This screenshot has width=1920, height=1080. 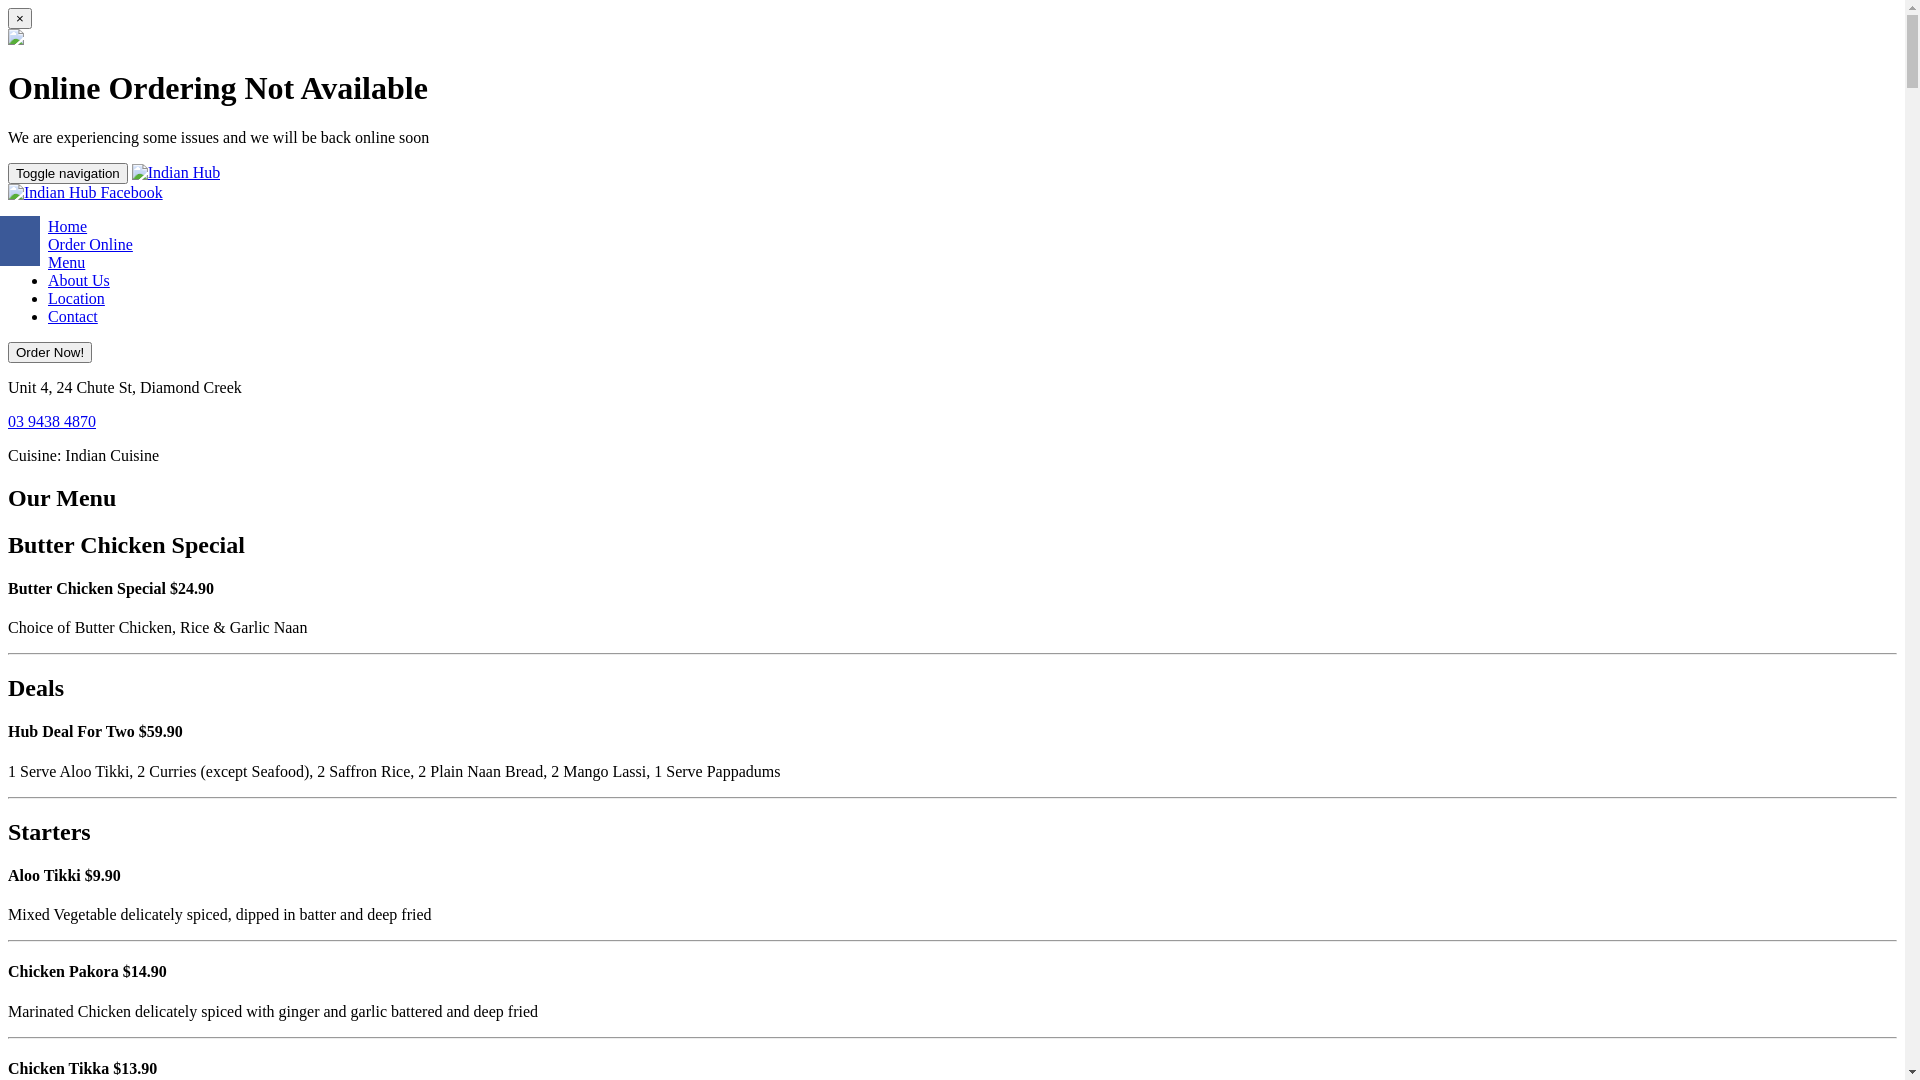 I want to click on 'Toggle navigation', so click(x=67, y=172).